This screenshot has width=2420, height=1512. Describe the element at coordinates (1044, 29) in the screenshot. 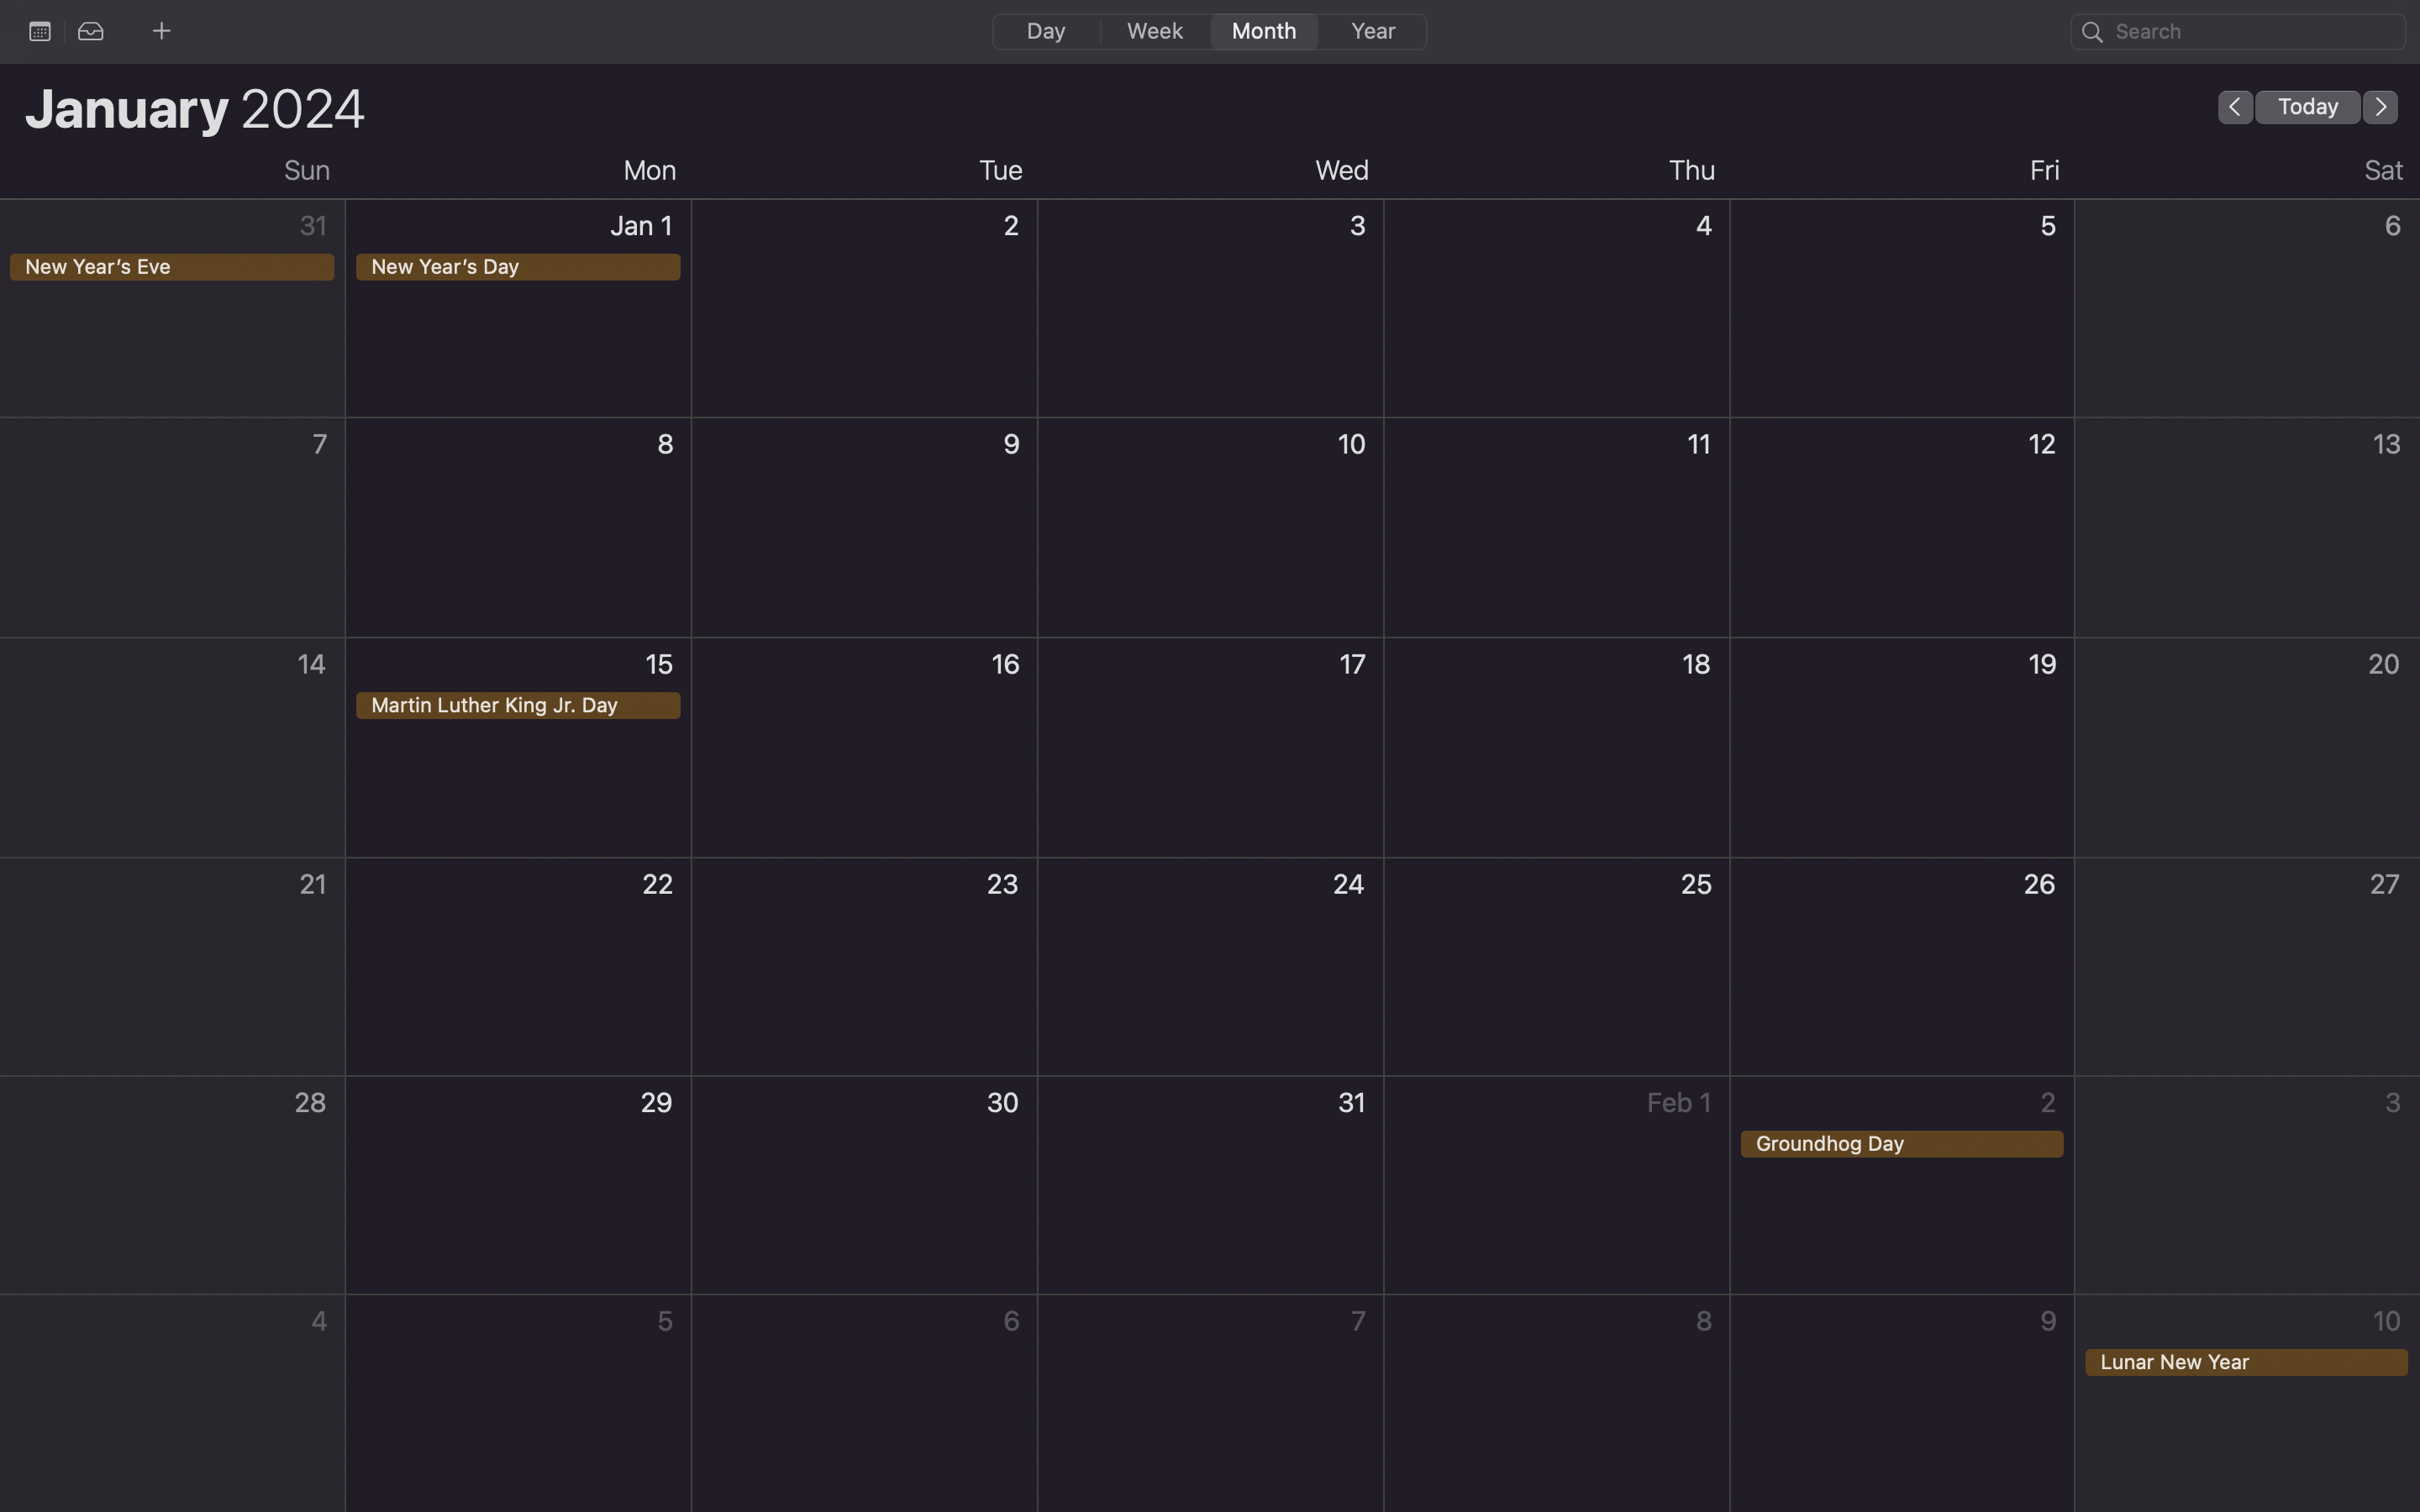

I see `Display the calendar on a day-to-day basis` at that location.